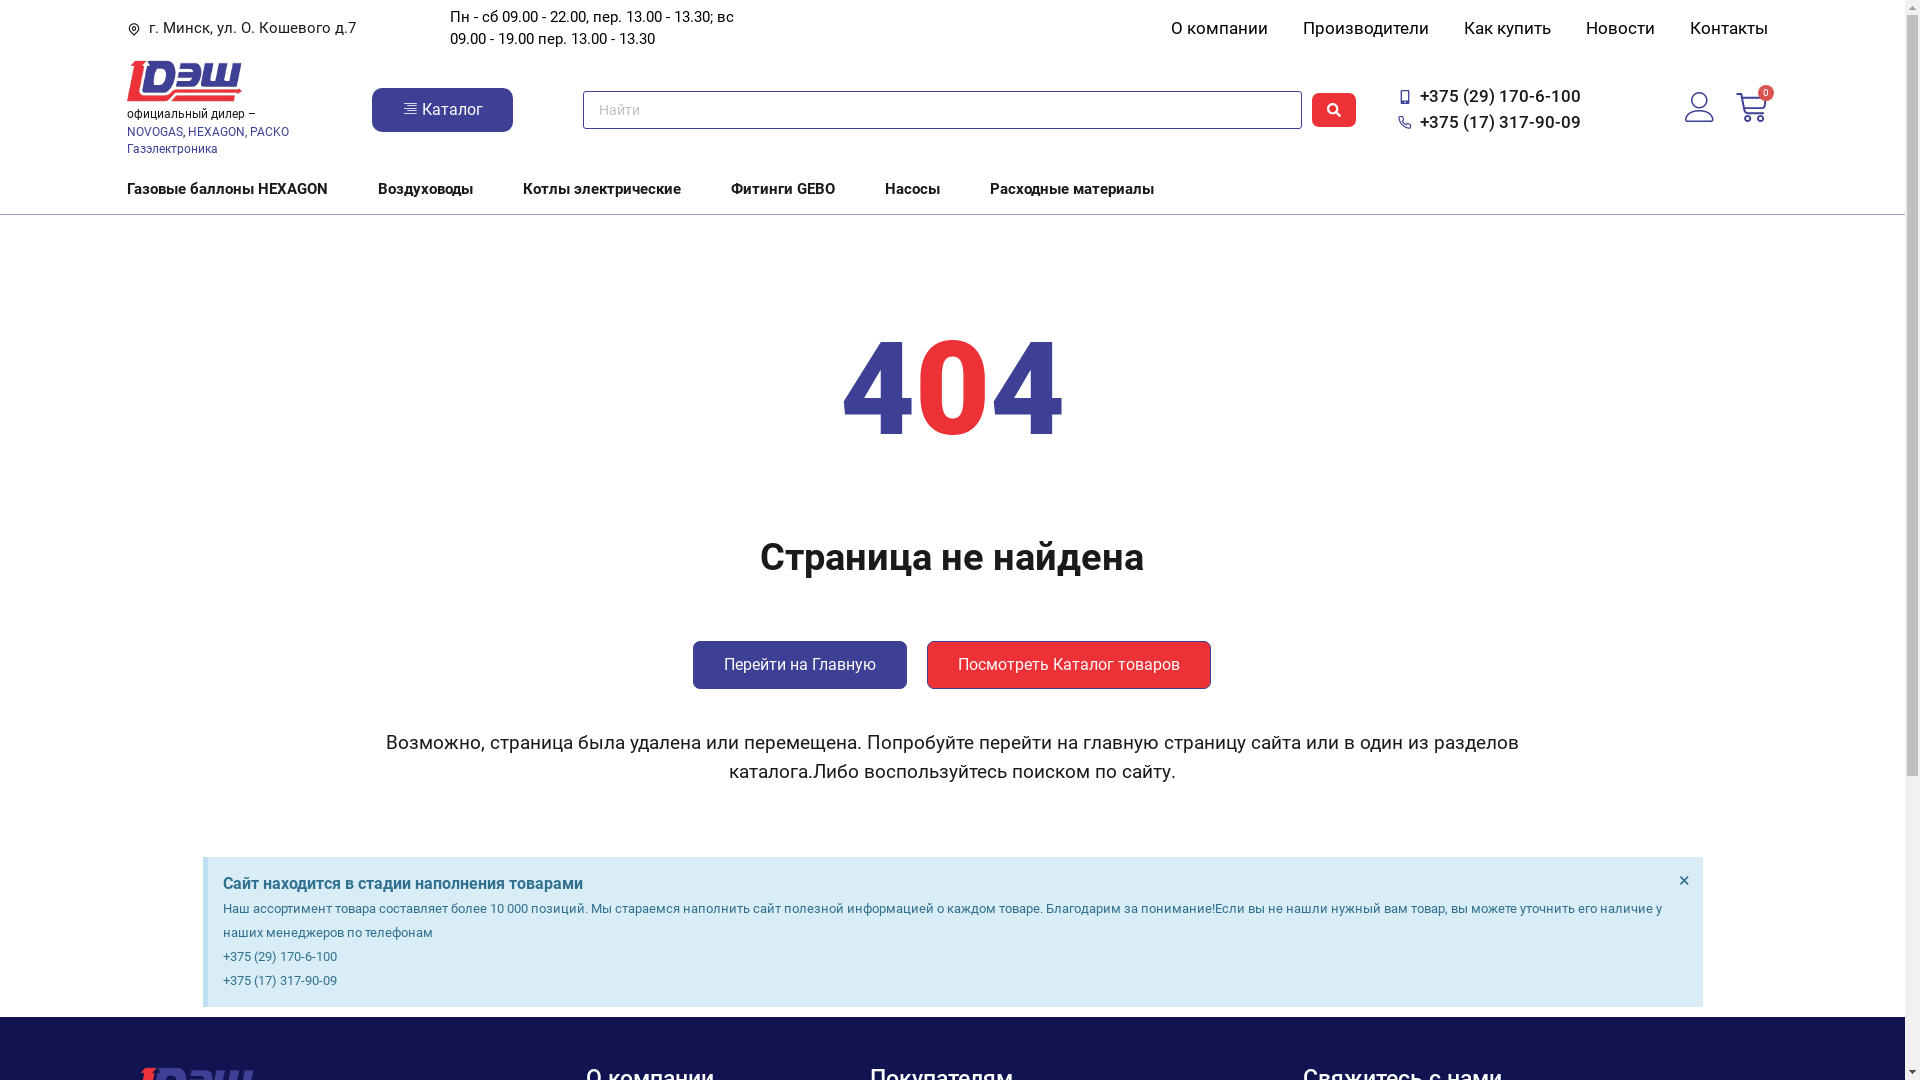  I want to click on 'HEXAGON,', so click(217, 131).